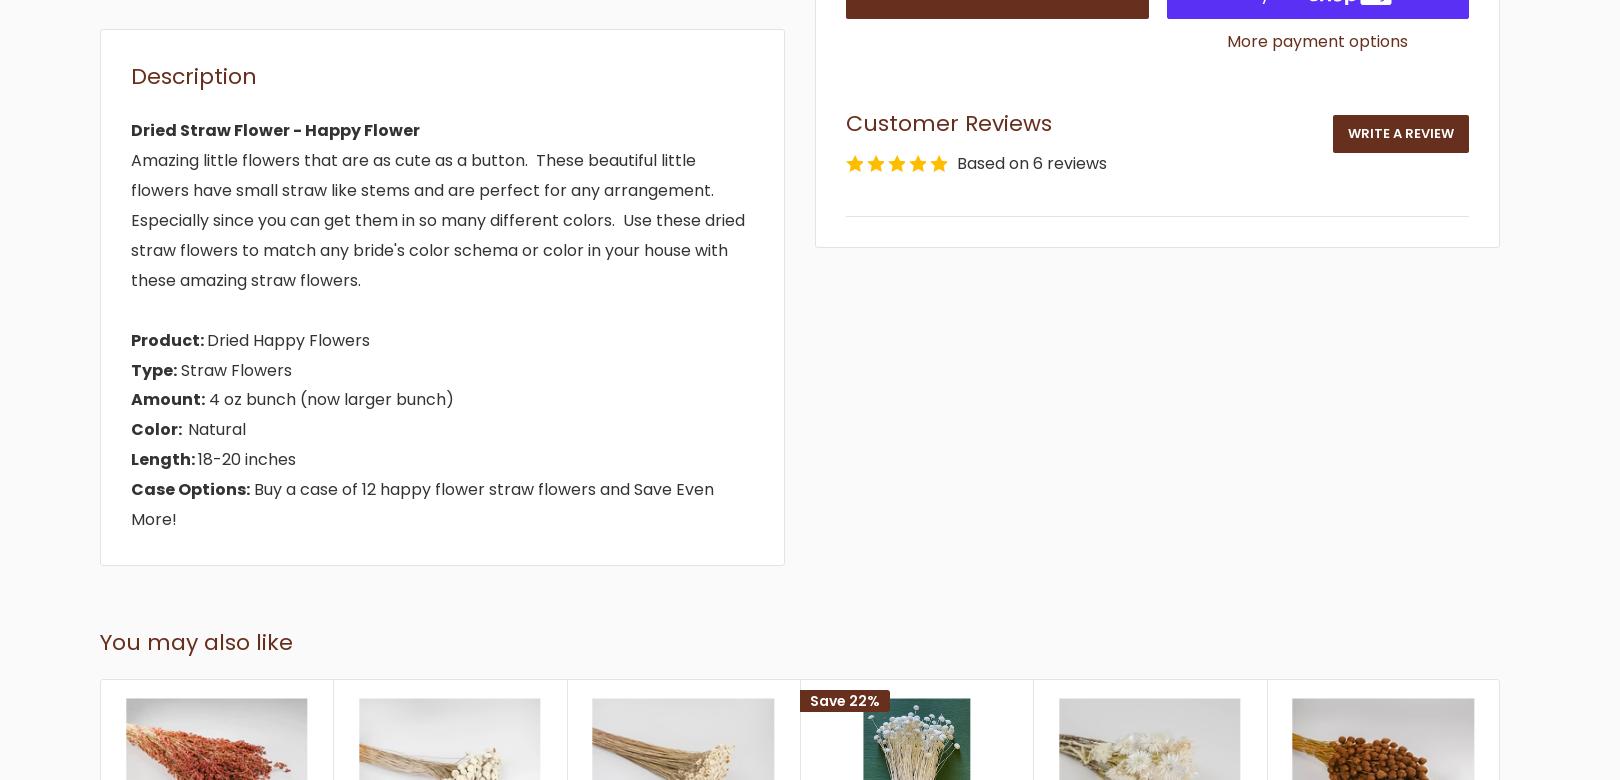 This screenshot has width=1620, height=780. What do you see at coordinates (164, 459) in the screenshot?
I see `'Length:'` at bounding box center [164, 459].